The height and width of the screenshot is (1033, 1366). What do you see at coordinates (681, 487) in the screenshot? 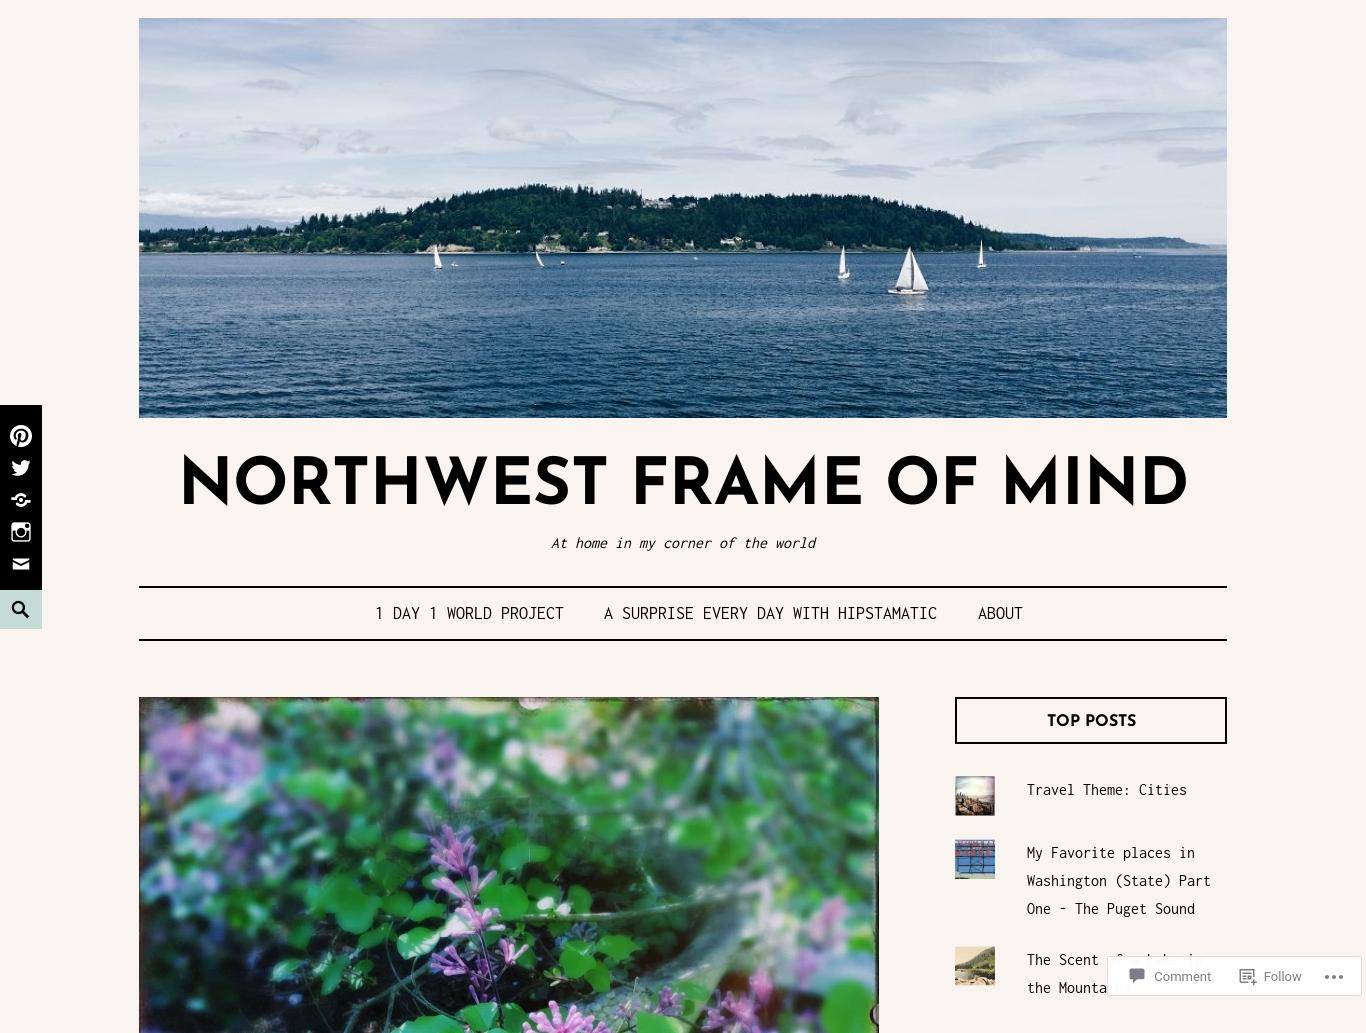
I see `'Northwest Frame of Mind'` at bounding box center [681, 487].